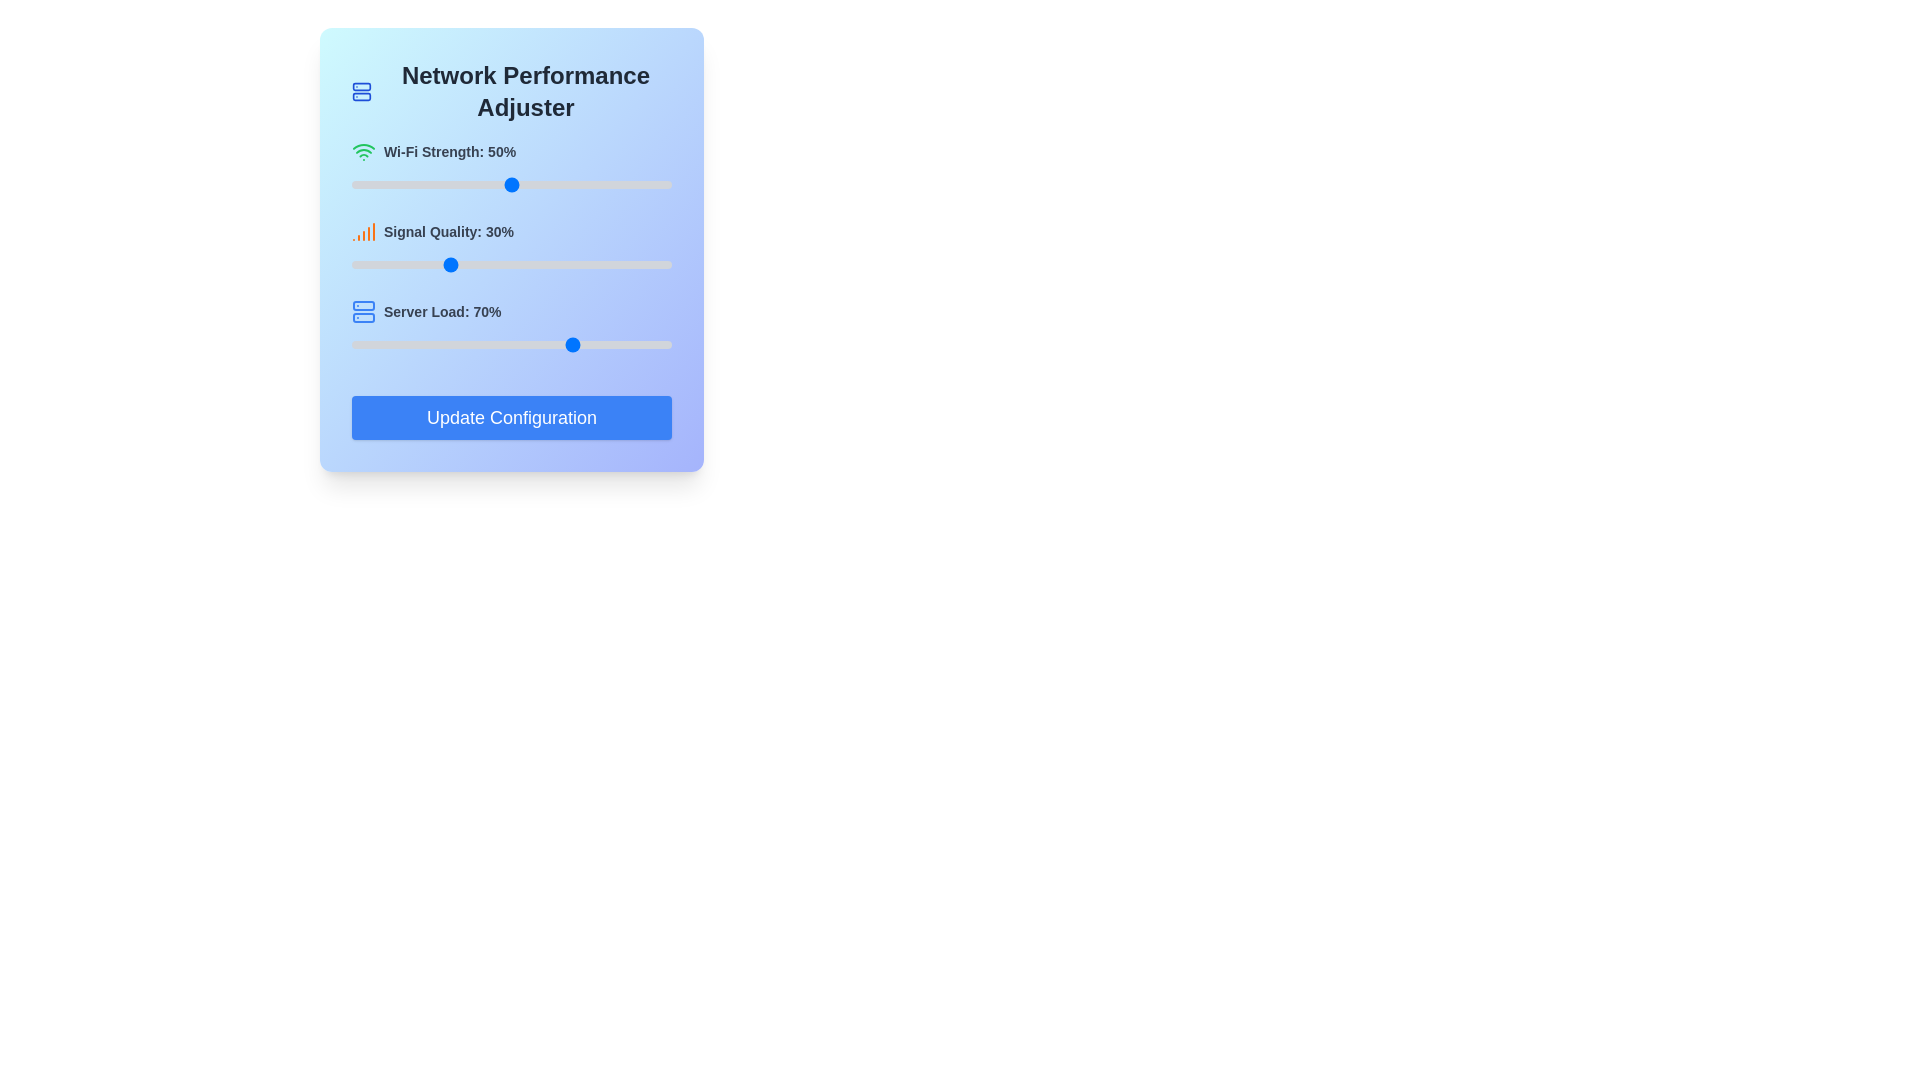  What do you see at coordinates (463, 264) in the screenshot?
I see `the signal quality` at bounding box center [463, 264].